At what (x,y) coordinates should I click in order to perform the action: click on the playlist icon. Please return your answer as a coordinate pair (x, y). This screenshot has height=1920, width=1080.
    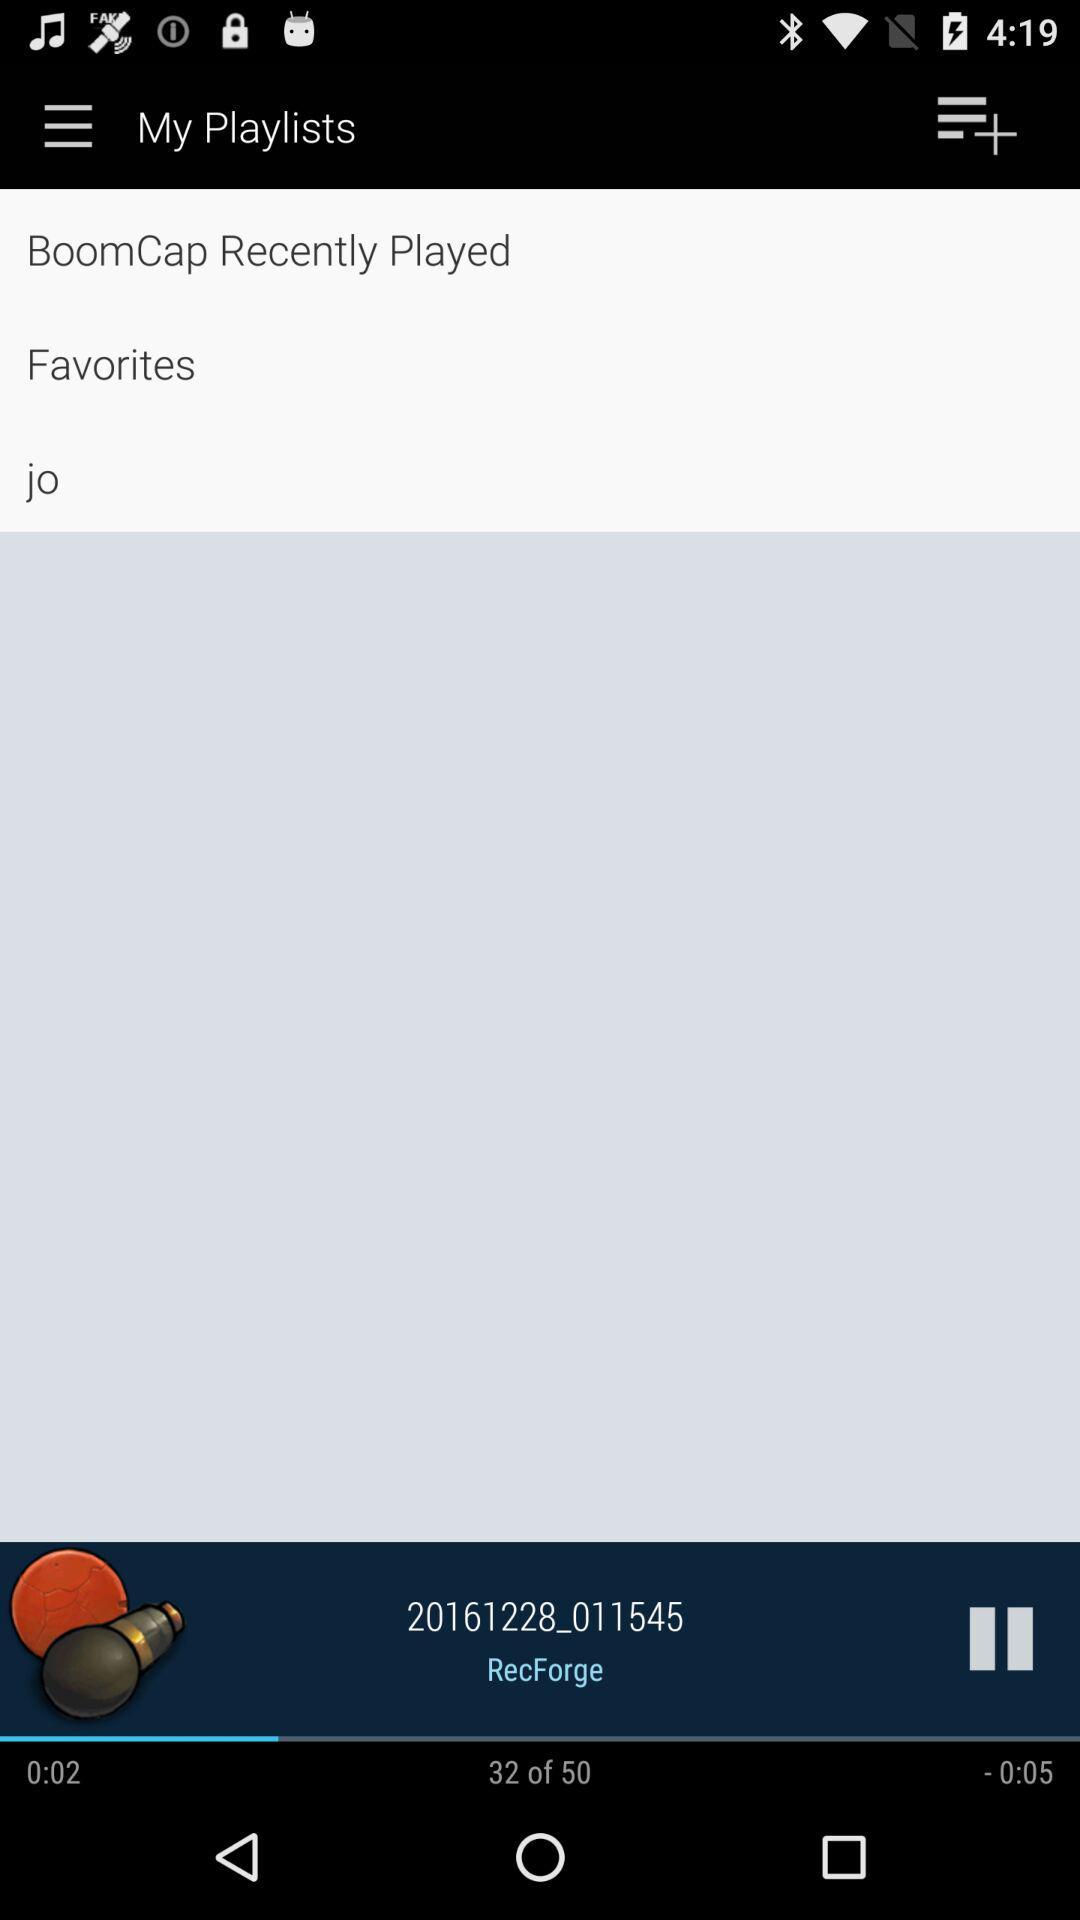
    Looking at the image, I should click on (976, 133).